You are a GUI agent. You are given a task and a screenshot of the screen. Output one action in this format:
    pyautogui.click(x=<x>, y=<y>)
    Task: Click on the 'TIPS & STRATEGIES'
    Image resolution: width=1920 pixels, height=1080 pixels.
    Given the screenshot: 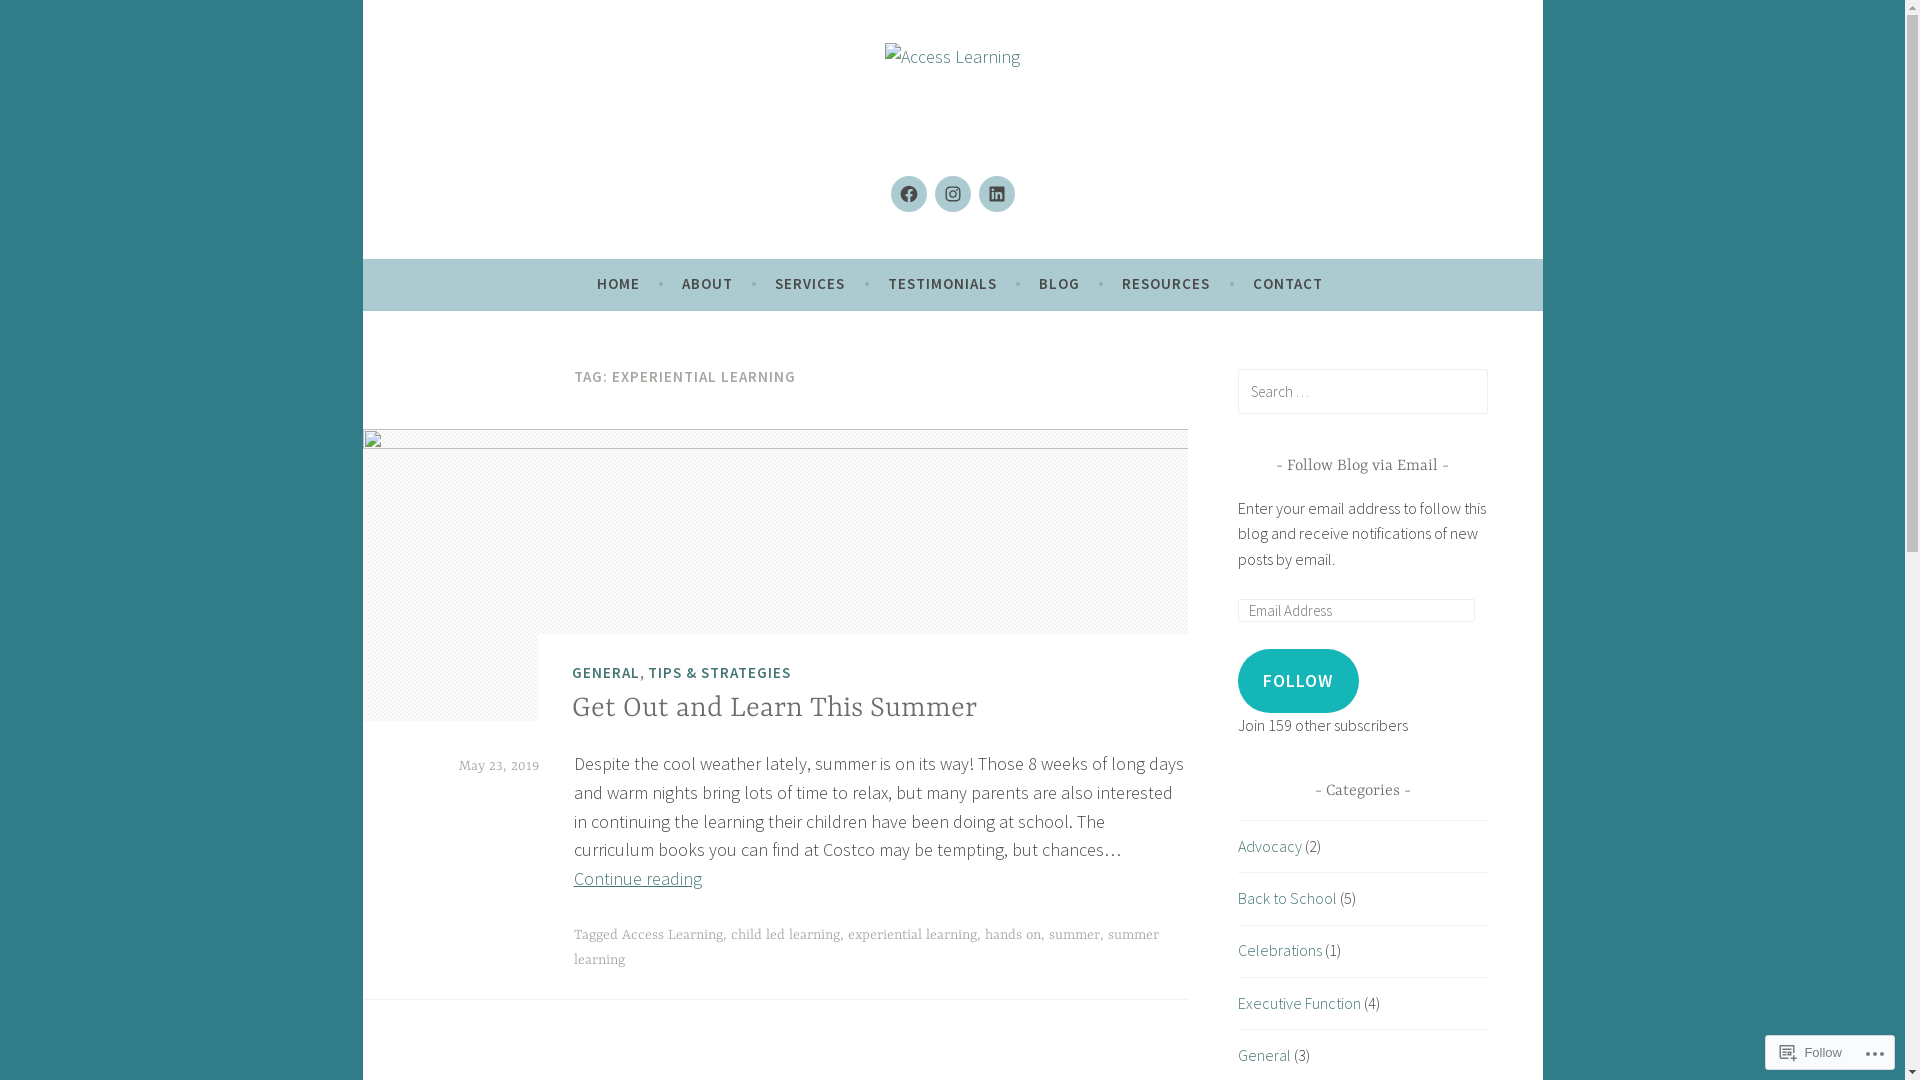 What is the action you would take?
    pyautogui.click(x=719, y=672)
    